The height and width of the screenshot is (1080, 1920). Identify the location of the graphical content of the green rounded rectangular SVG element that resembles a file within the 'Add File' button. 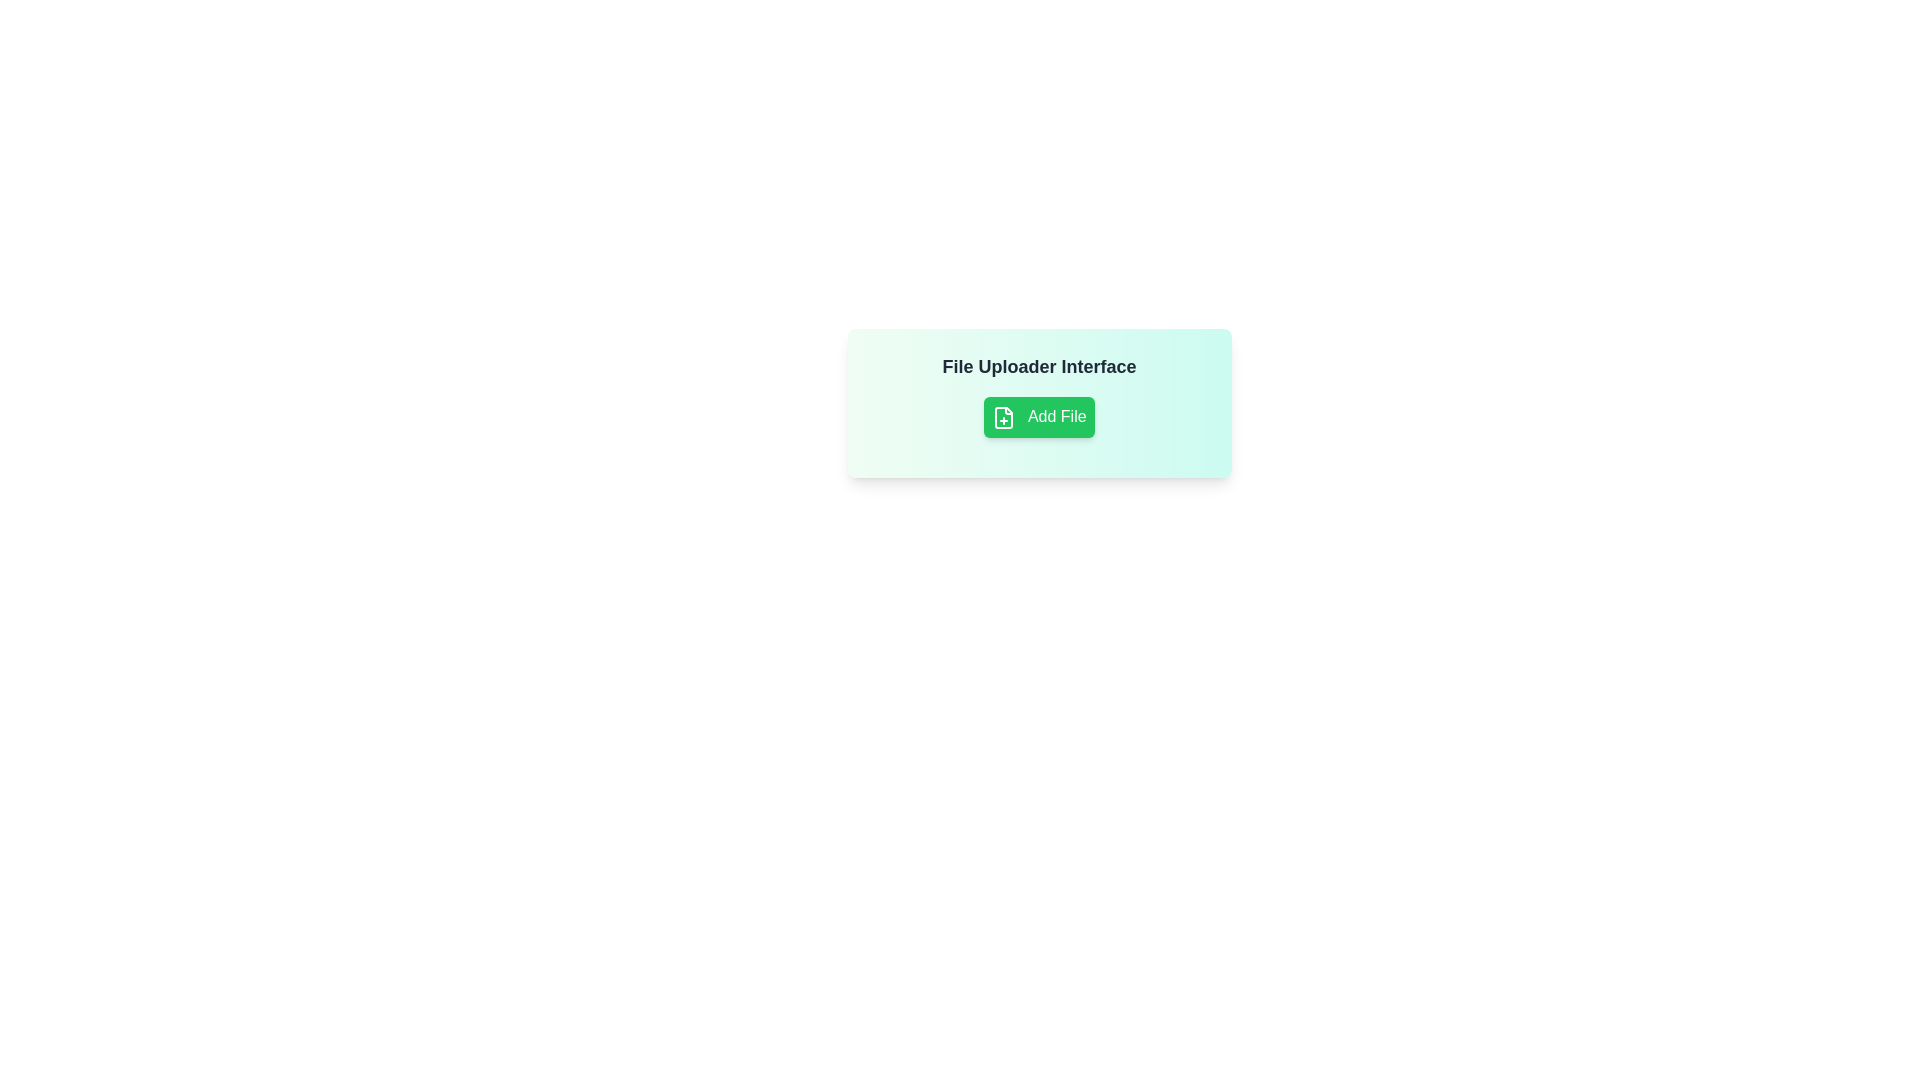
(1004, 416).